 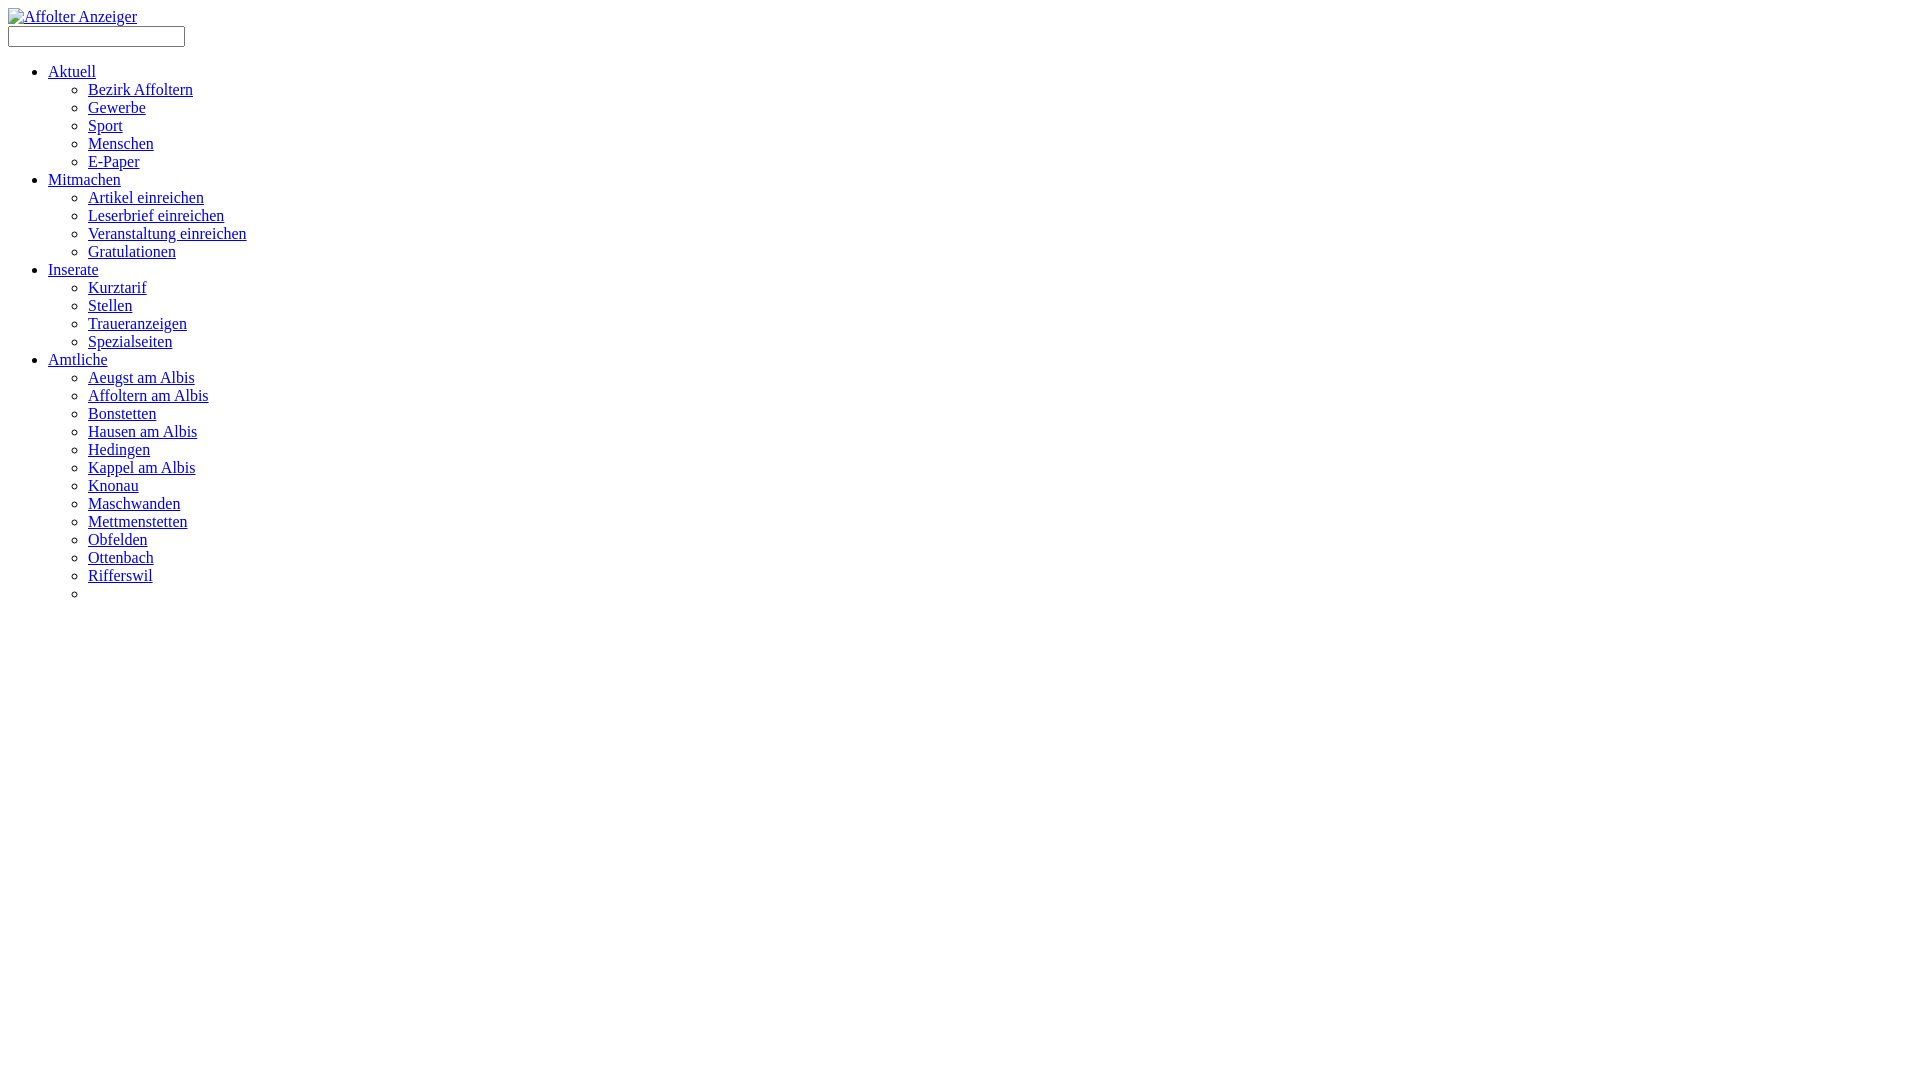 I want to click on 'Hedingen', so click(x=118, y=448).